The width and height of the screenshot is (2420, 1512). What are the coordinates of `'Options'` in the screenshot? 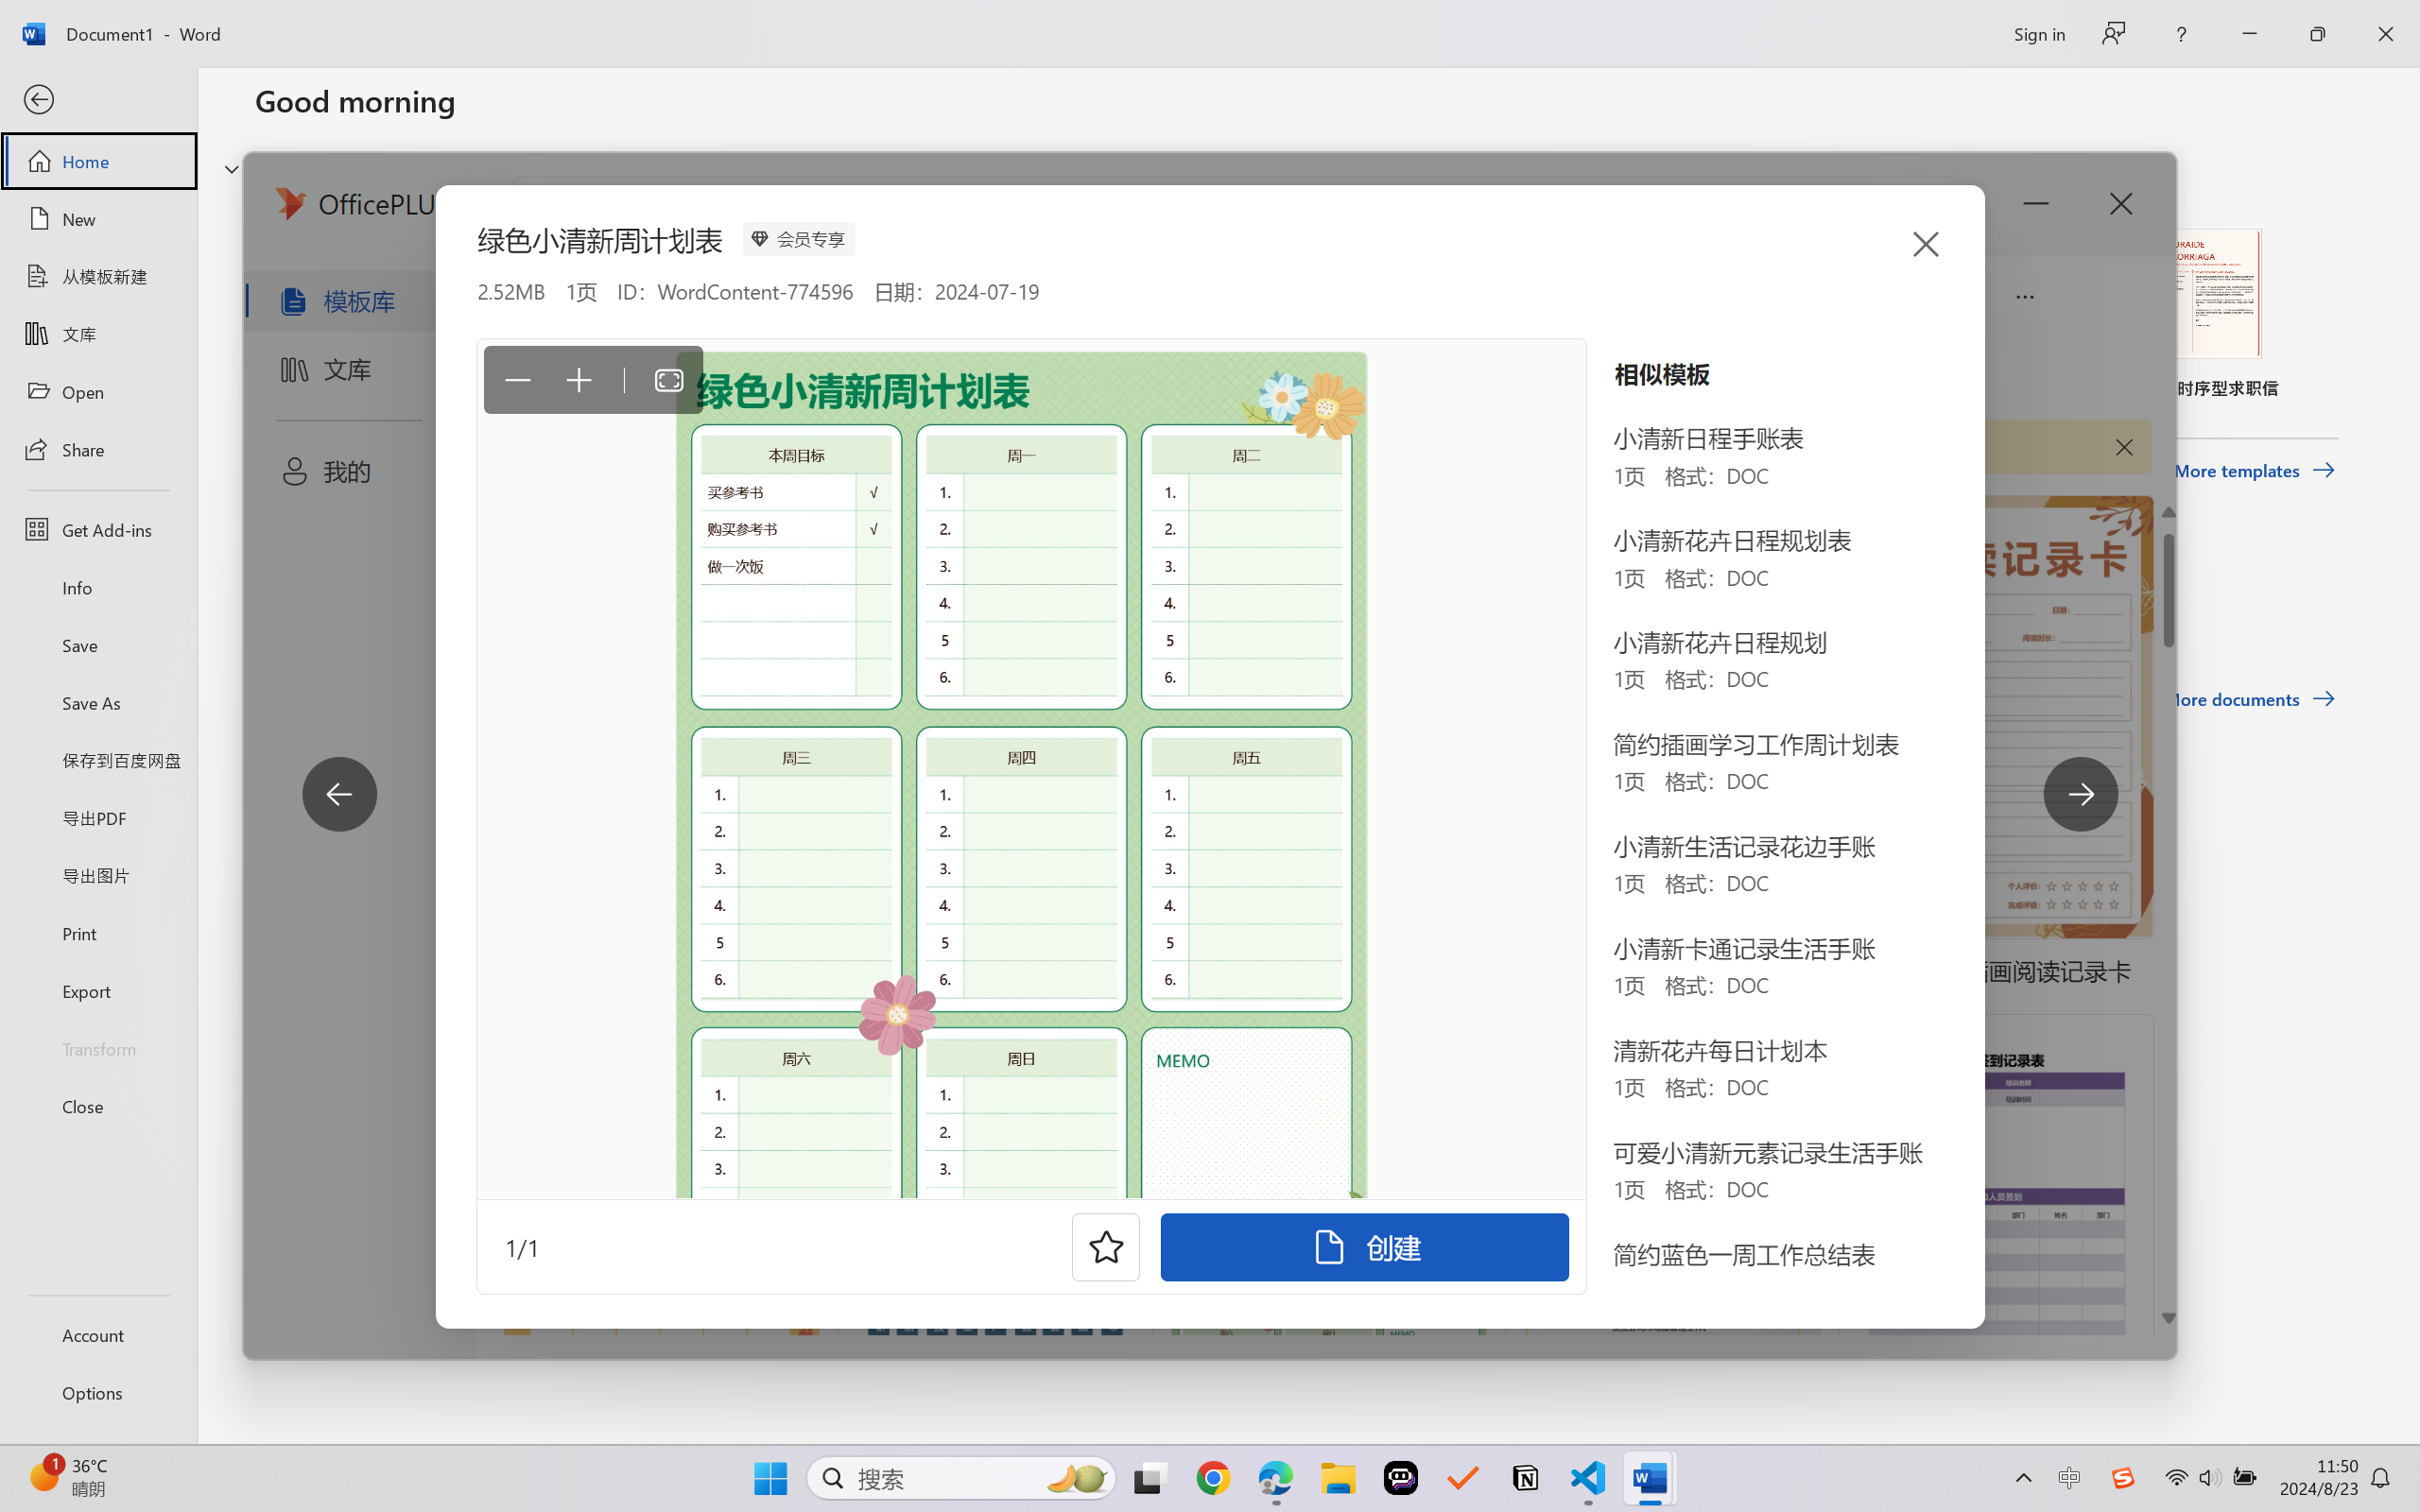 It's located at (97, 1391).